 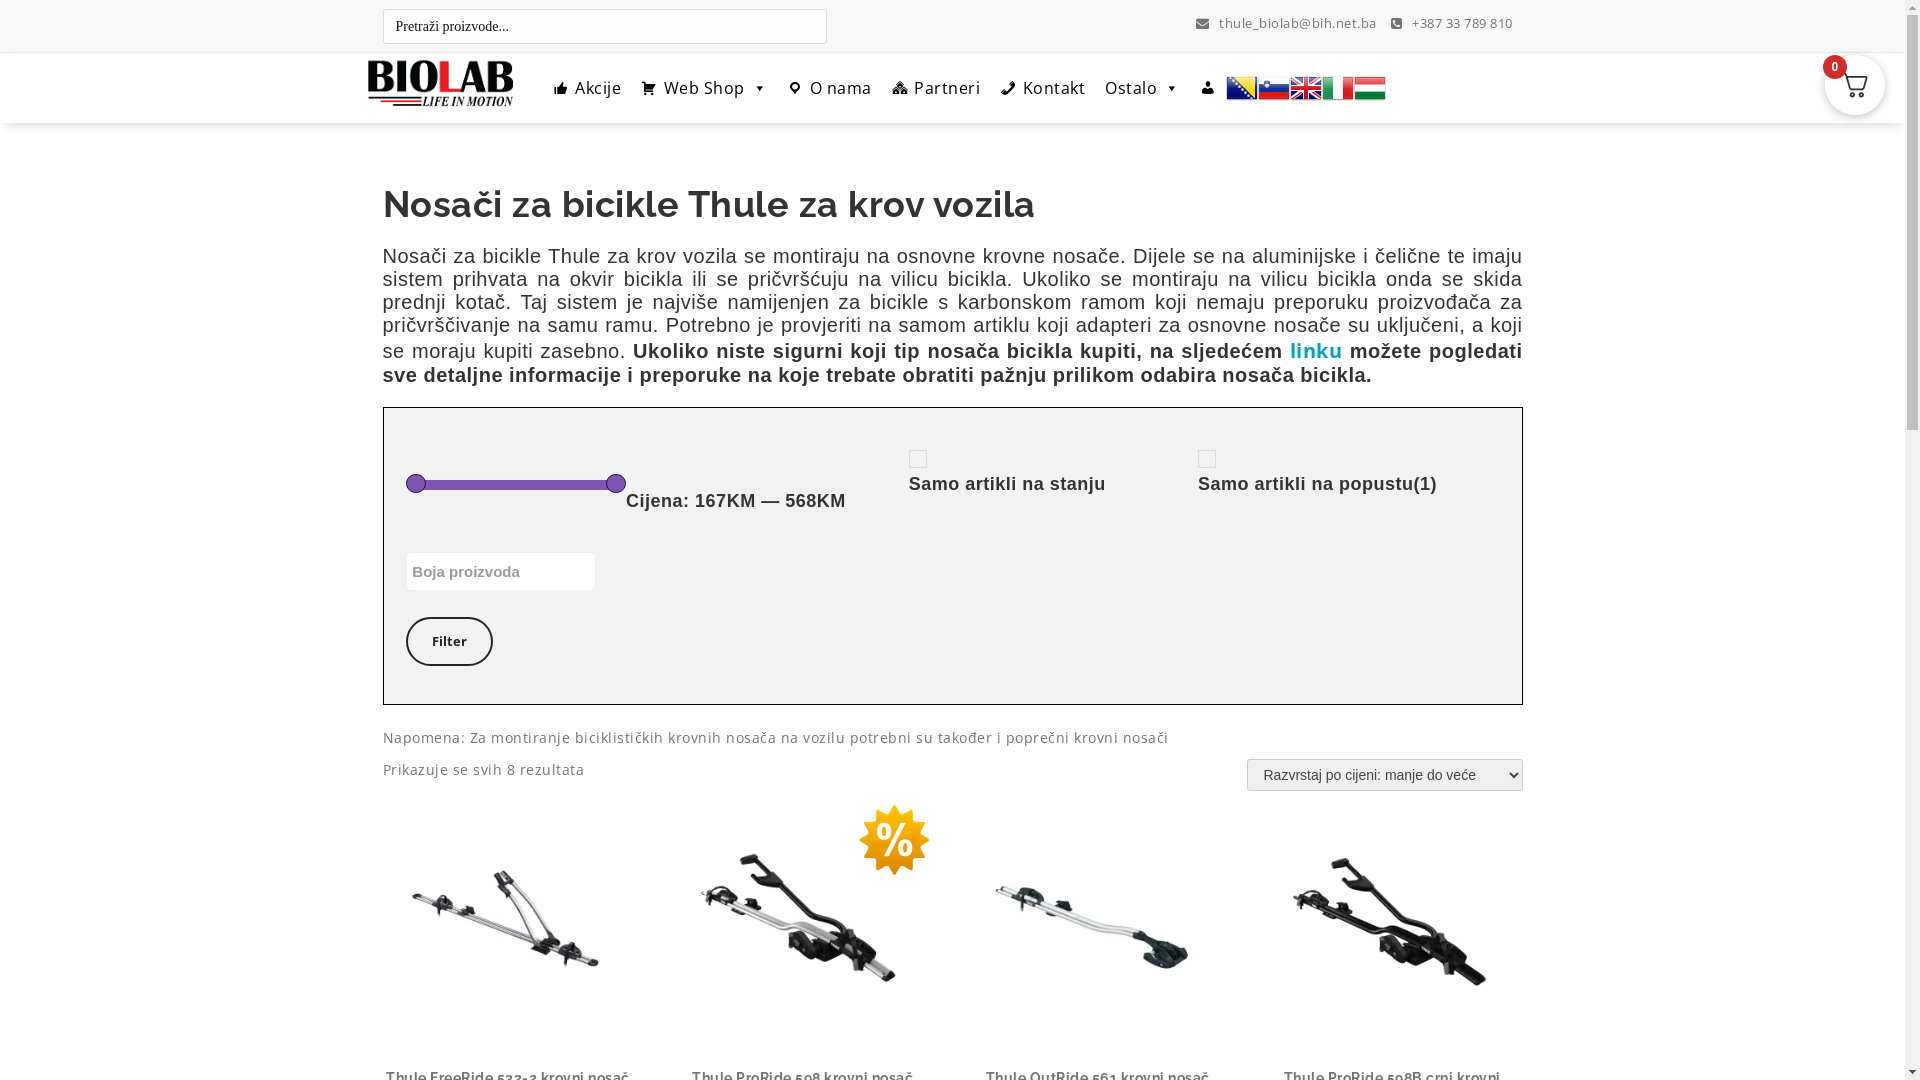 What do you see at coordinates (881, 87) in the screenshot?
I see `'Partneri'` at bounding box center [881, 87].